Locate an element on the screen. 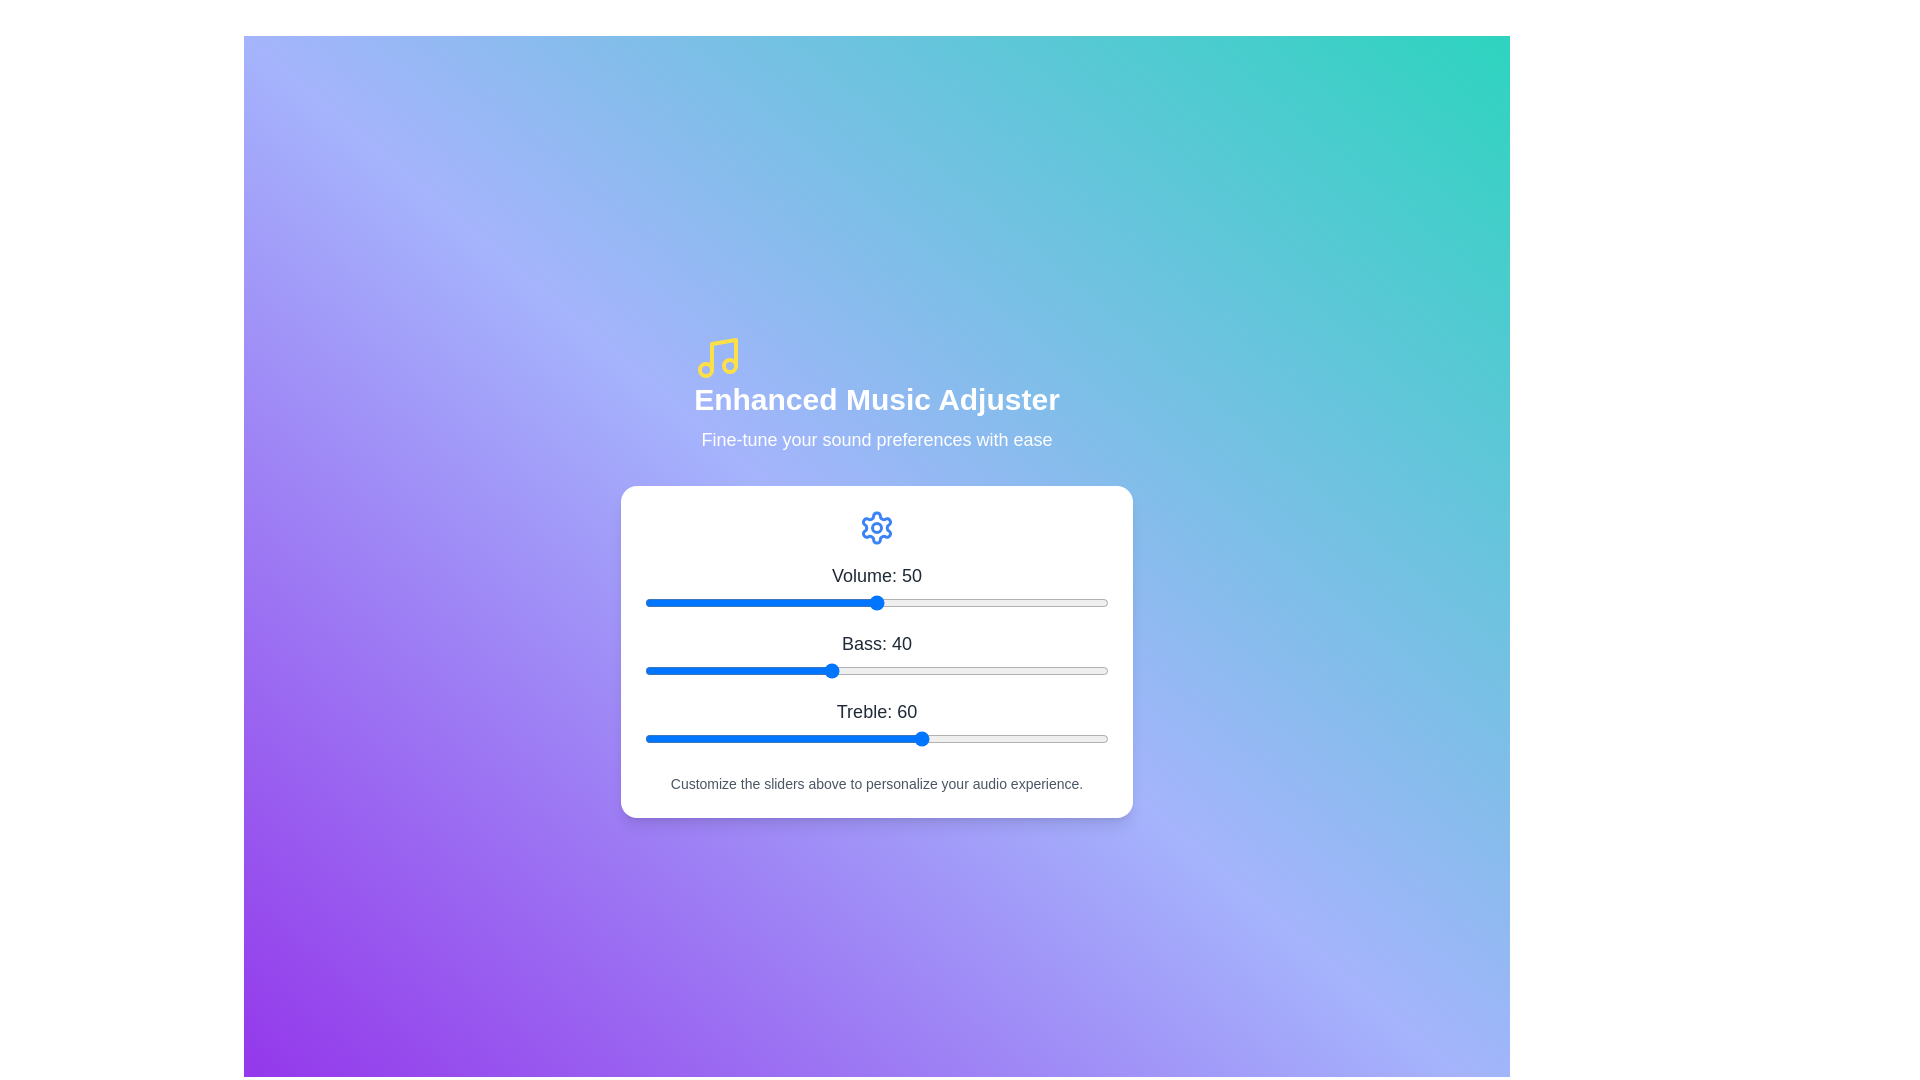 This screenshot has height=1080, width=1920. the volume slider to 62 value is located at coordinates (931, 601).